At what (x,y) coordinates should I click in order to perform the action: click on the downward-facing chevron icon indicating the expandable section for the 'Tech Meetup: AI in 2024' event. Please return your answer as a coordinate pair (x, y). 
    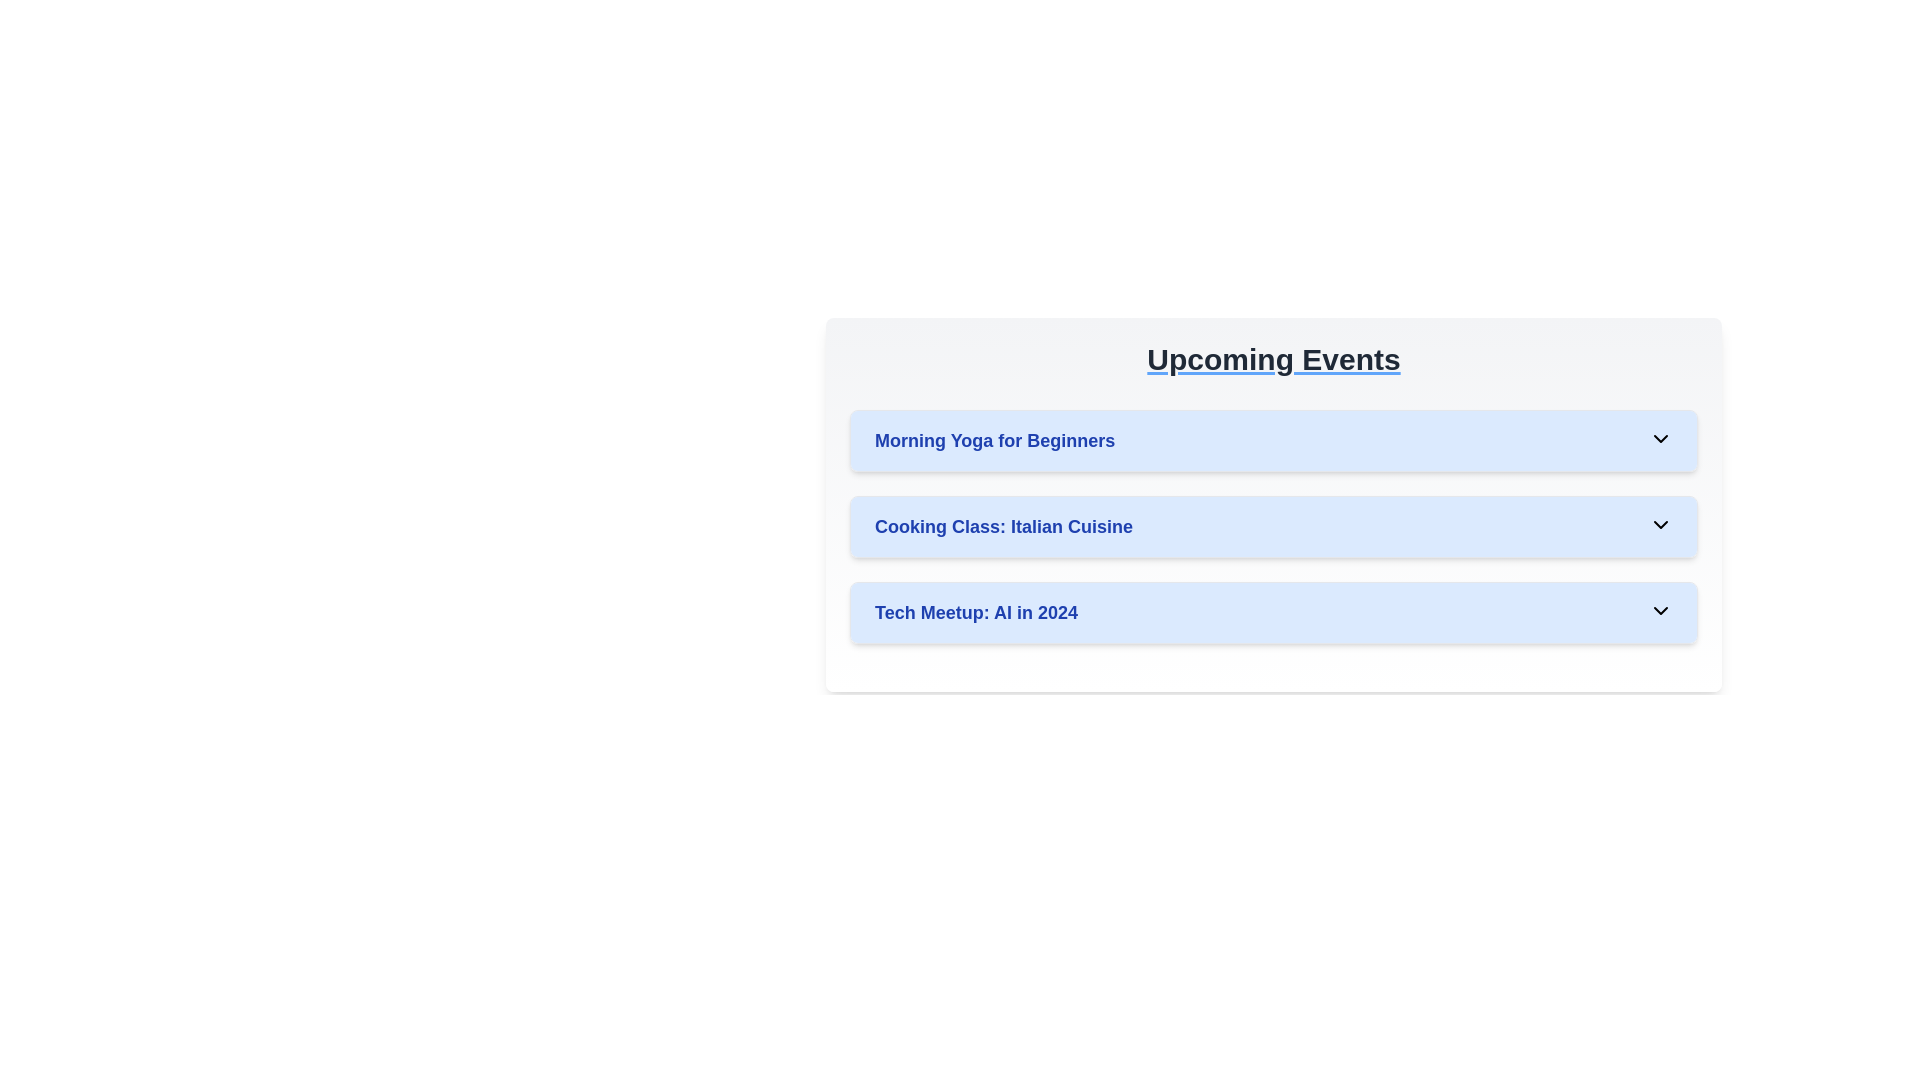
    Looking at the image, I should click on (1660, 609).